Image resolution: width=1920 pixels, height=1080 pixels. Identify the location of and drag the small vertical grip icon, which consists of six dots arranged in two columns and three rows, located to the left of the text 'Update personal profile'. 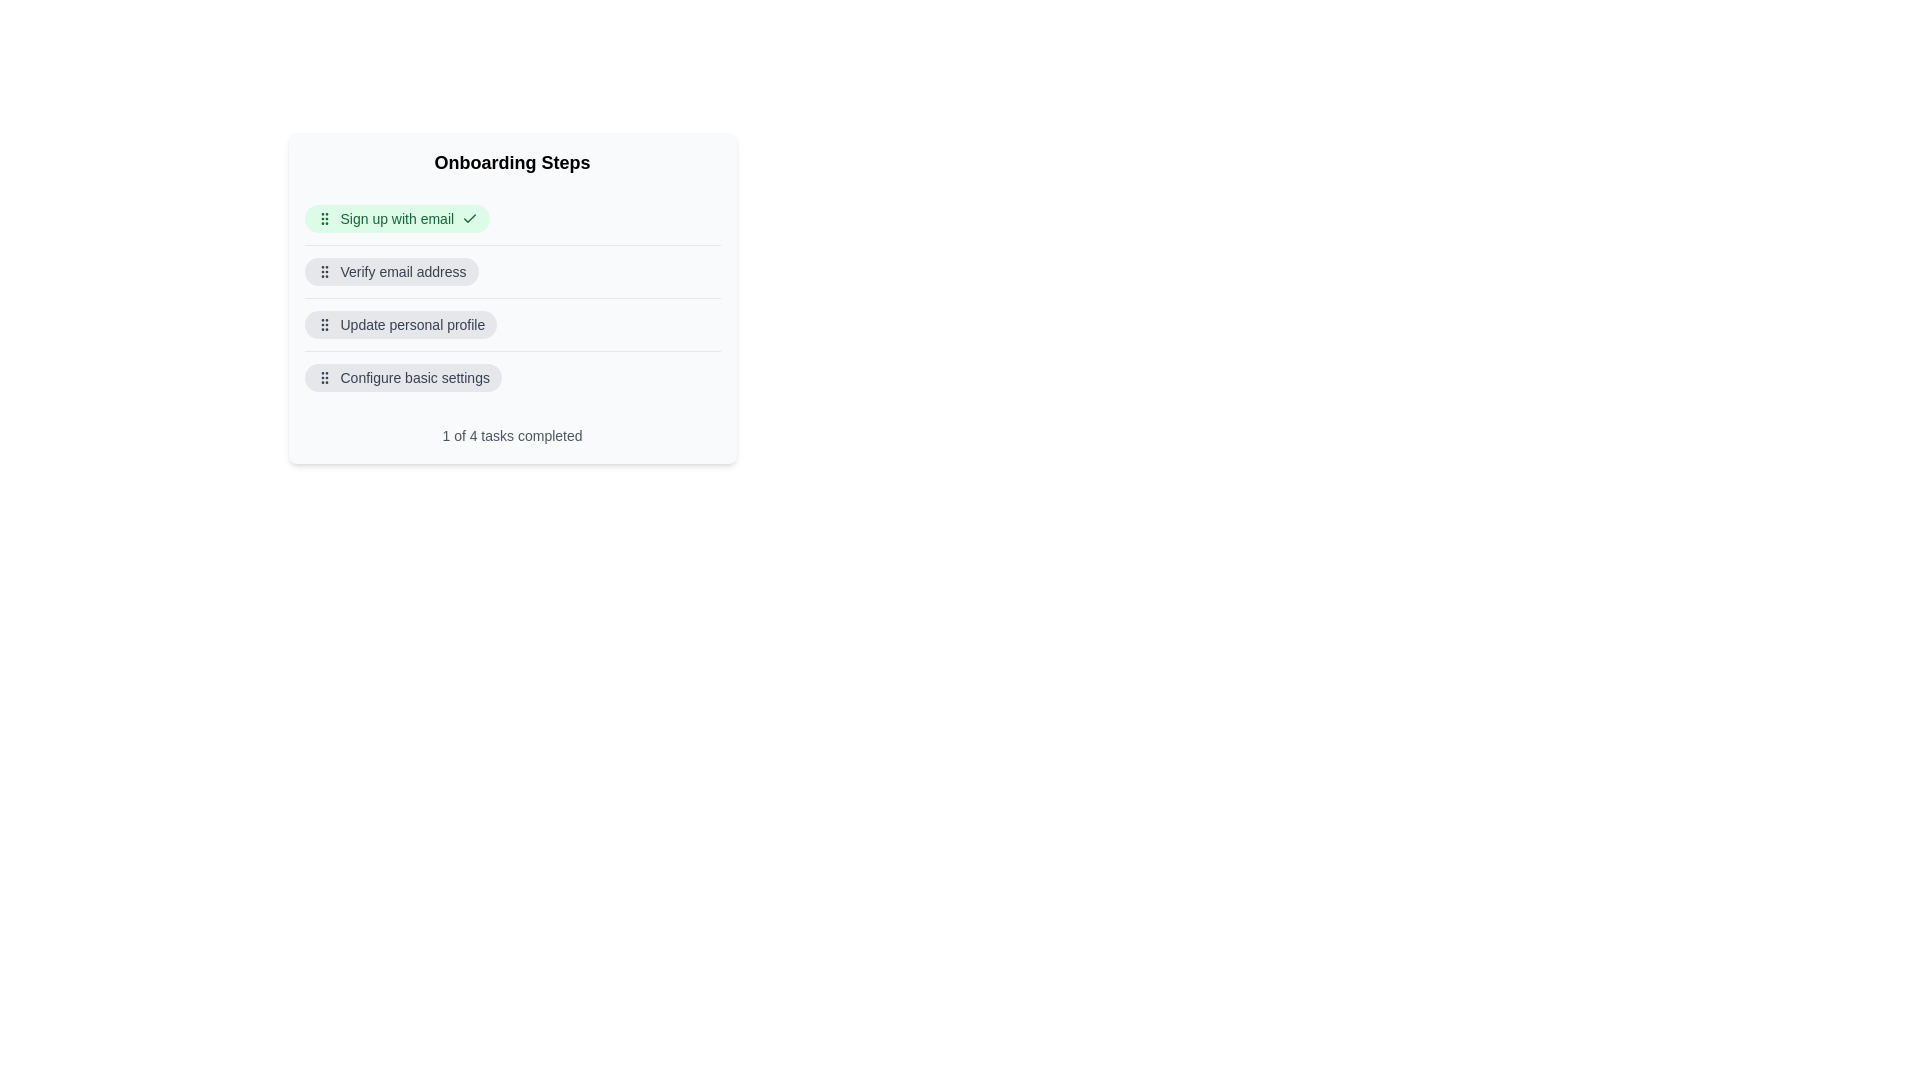
(324, 323).